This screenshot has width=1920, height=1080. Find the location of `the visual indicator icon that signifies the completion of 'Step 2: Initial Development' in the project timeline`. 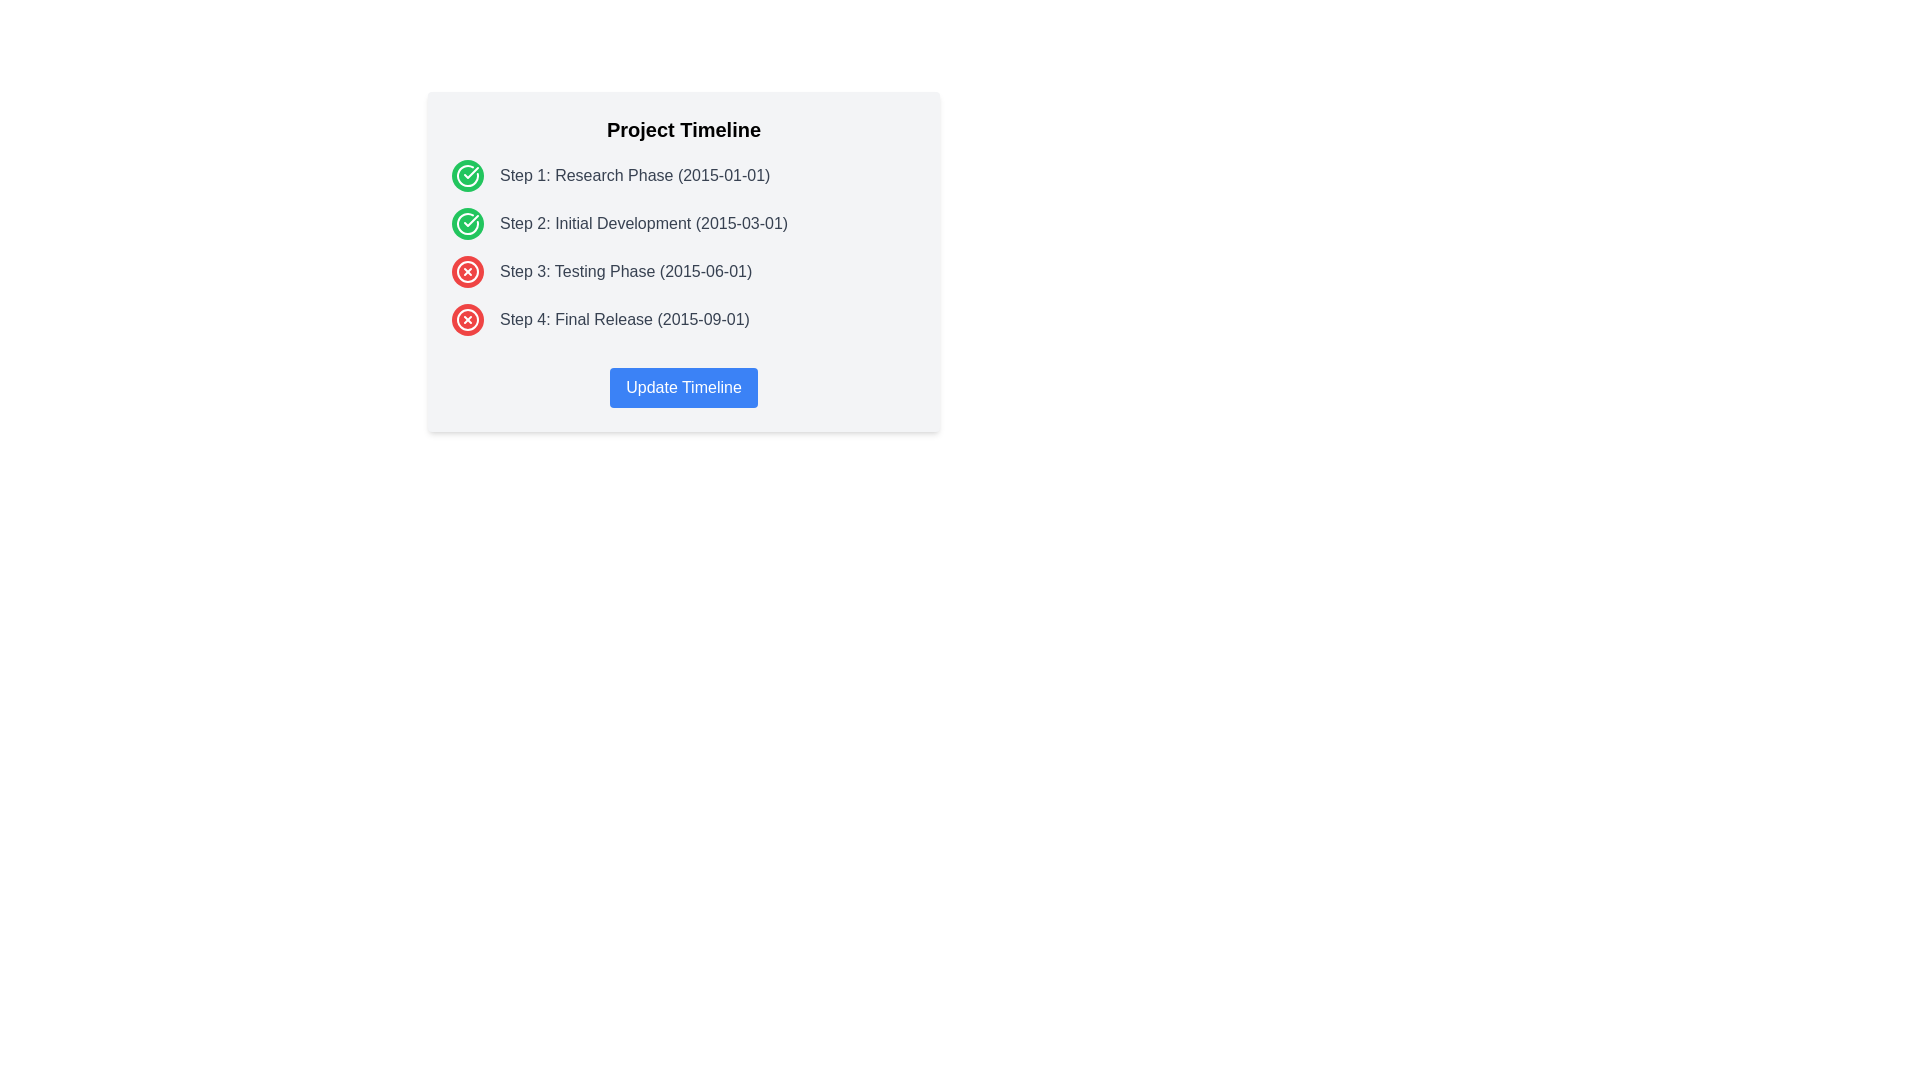

the visual indicator icon that signifies the completion of 'Step 2: Initial Development' in the project timeline is located at coordinates (466, 223).